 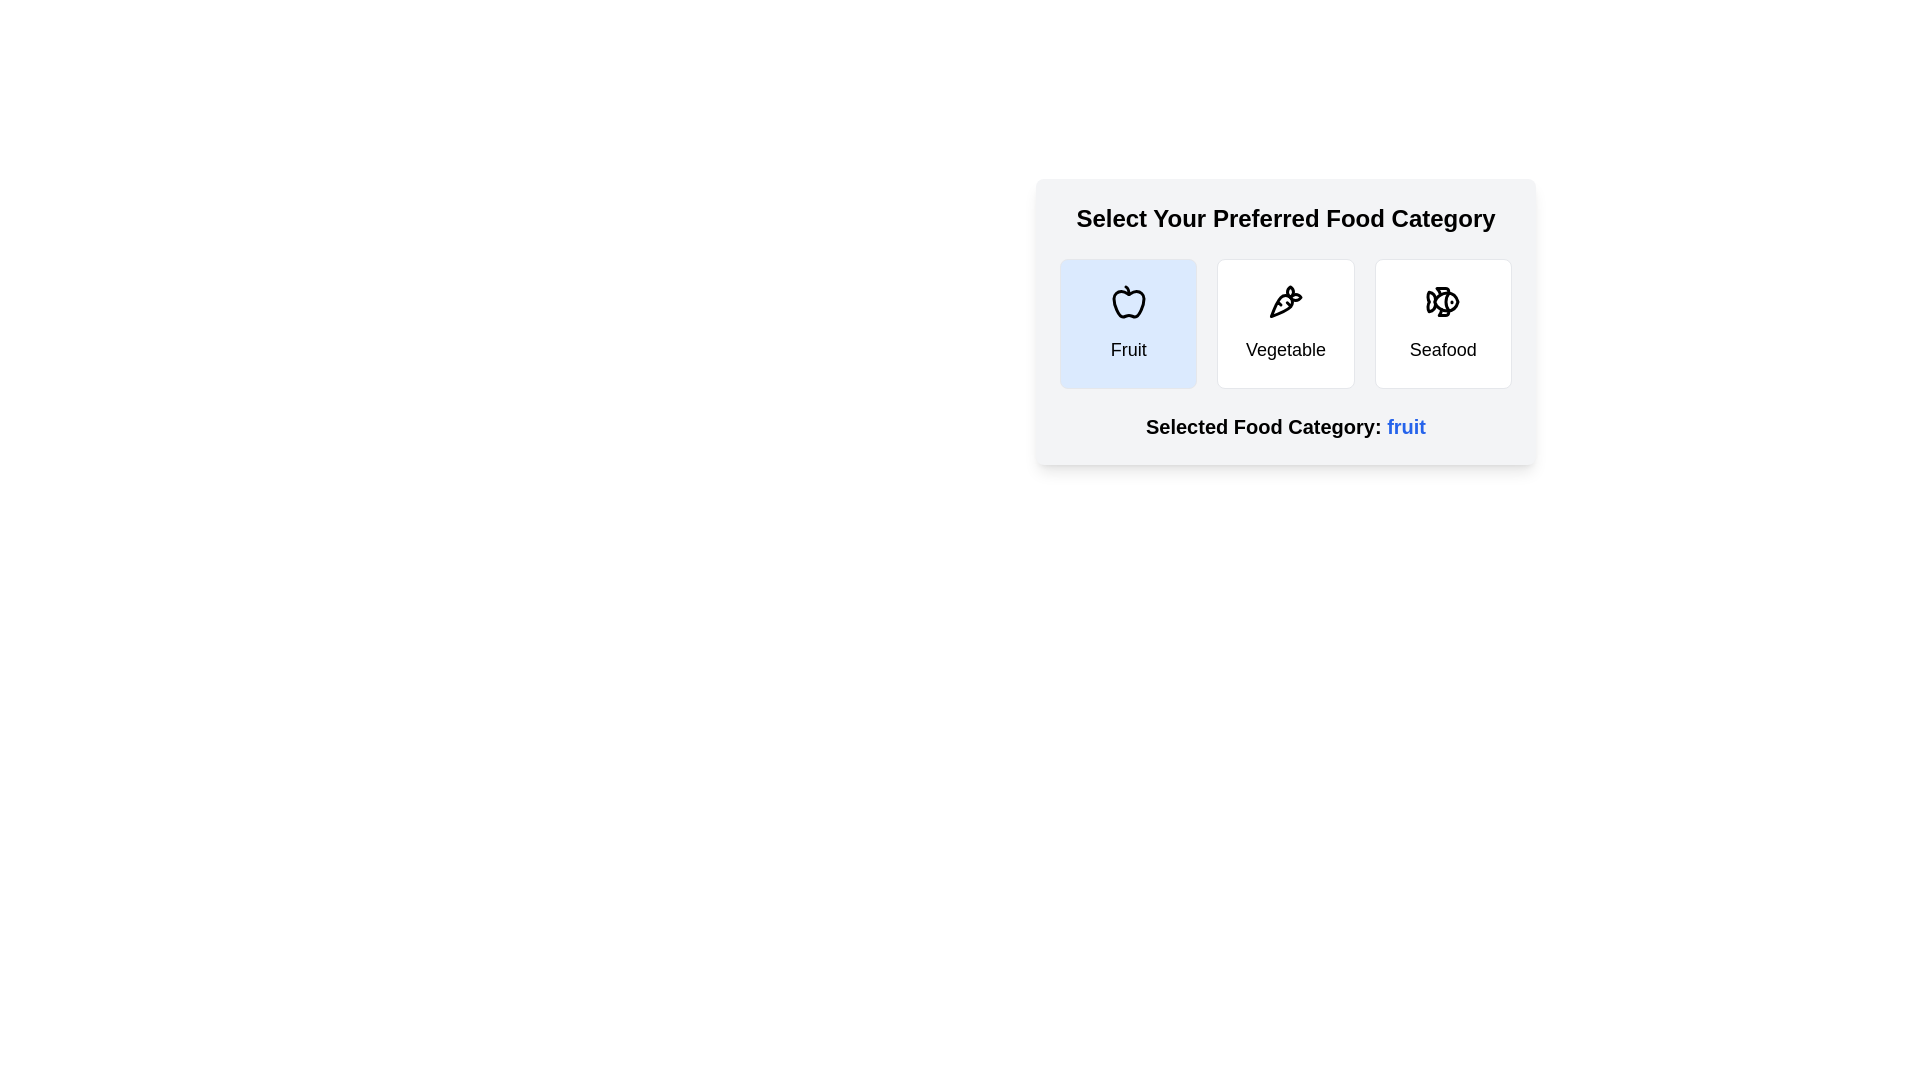 I want to click on the graphical icon resembling the top part of an apple, which is located within the square button labeled 'Fruit' in the leftmost position of a horizontal set of three options, so click(x=1128, y=304).